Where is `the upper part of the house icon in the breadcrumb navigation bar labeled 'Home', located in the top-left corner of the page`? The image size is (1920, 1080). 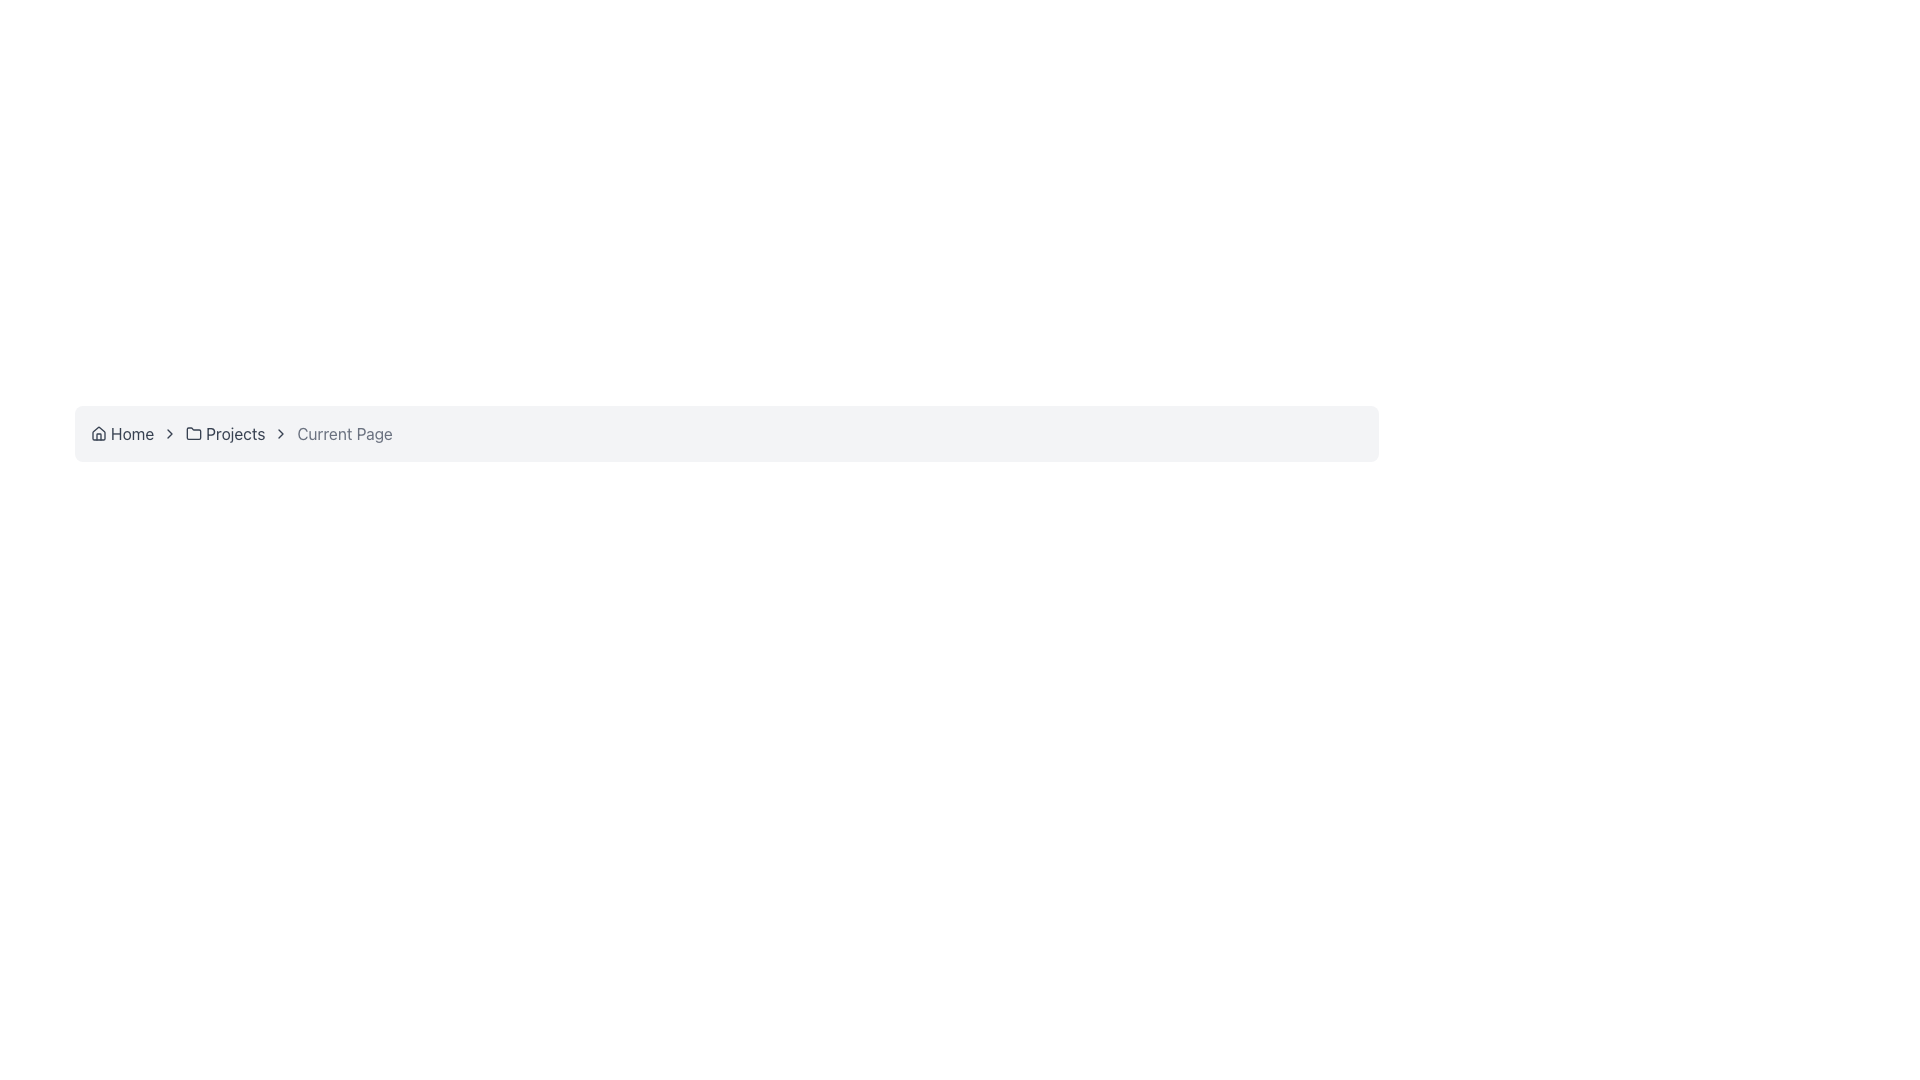
the upper part of the house icon in the breadcrumb navigation bar labeled 'Home', located in the top-left corner of the page is located at coordinates (98, 431).